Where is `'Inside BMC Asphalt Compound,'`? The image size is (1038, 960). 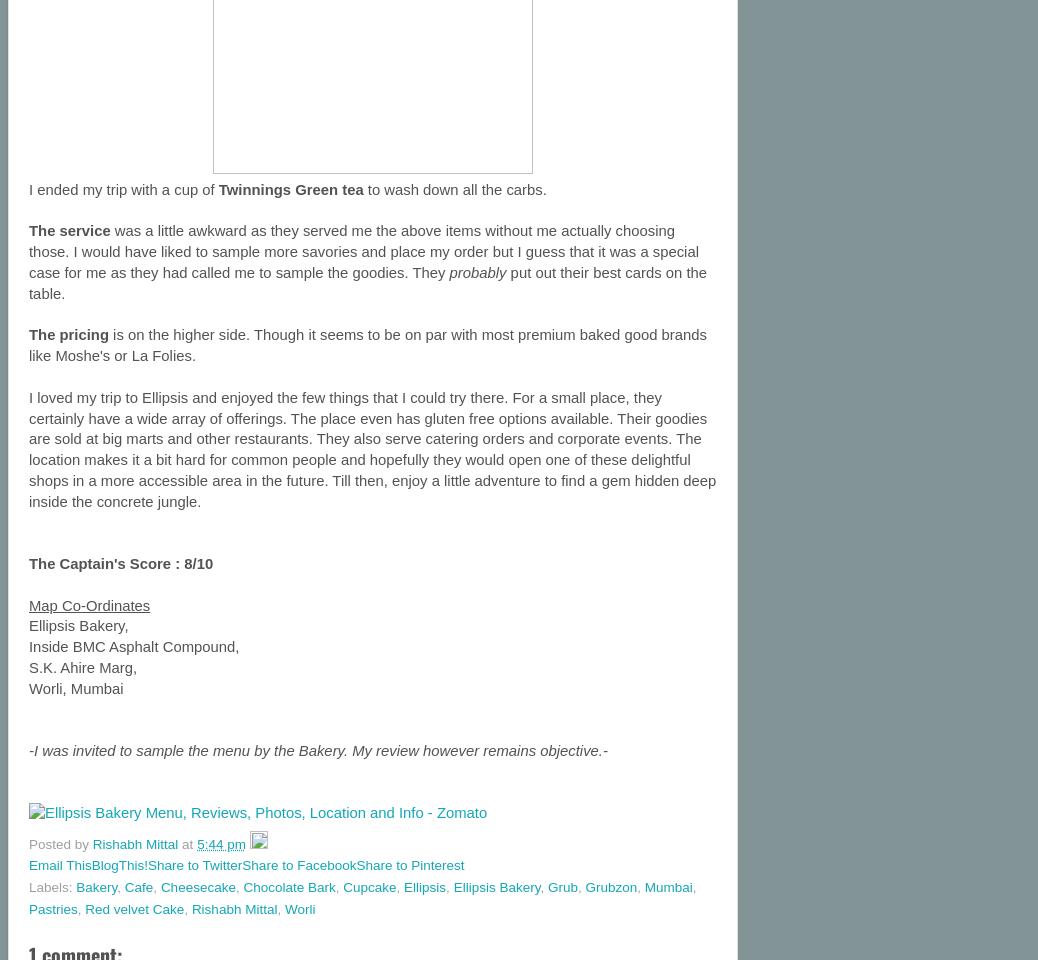
'Inside BMC Asphalt Compound,' is located at coordinates (27, 646).